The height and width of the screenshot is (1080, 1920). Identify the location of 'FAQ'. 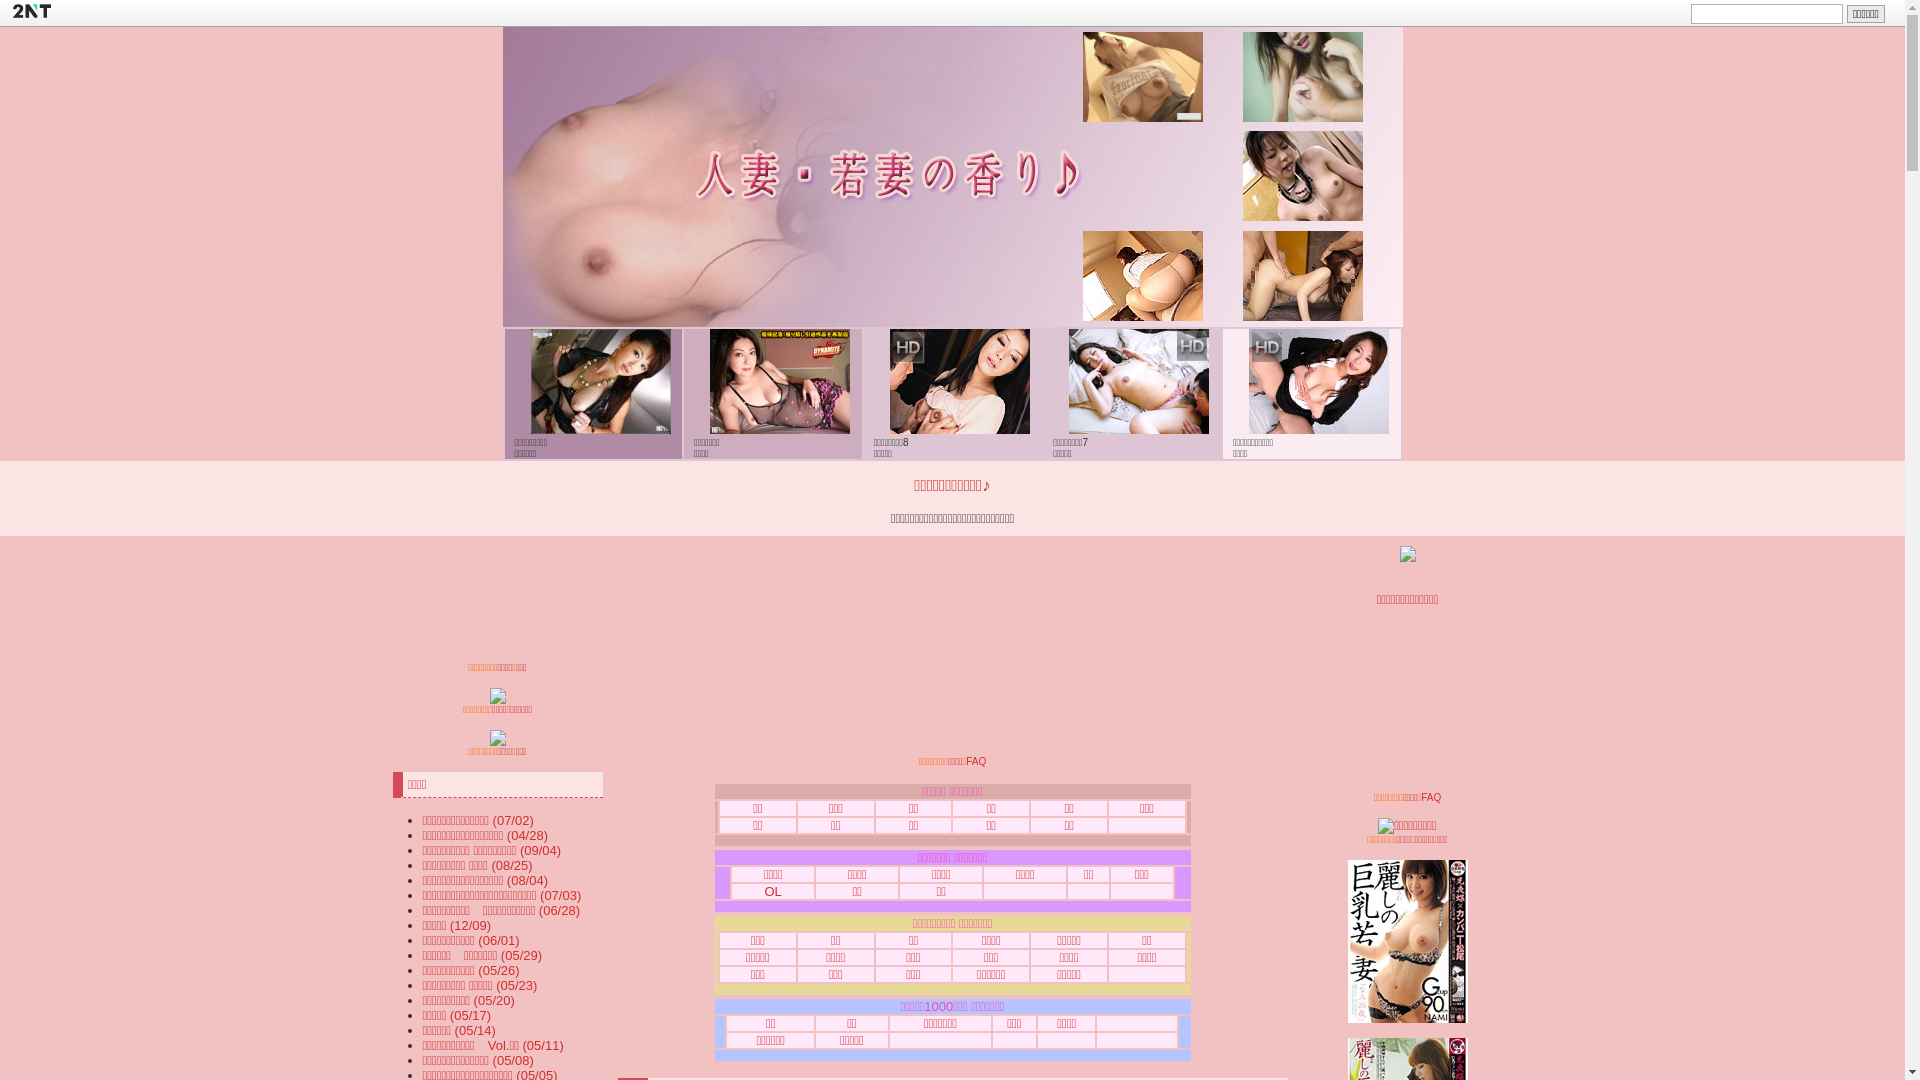
(975, 761).